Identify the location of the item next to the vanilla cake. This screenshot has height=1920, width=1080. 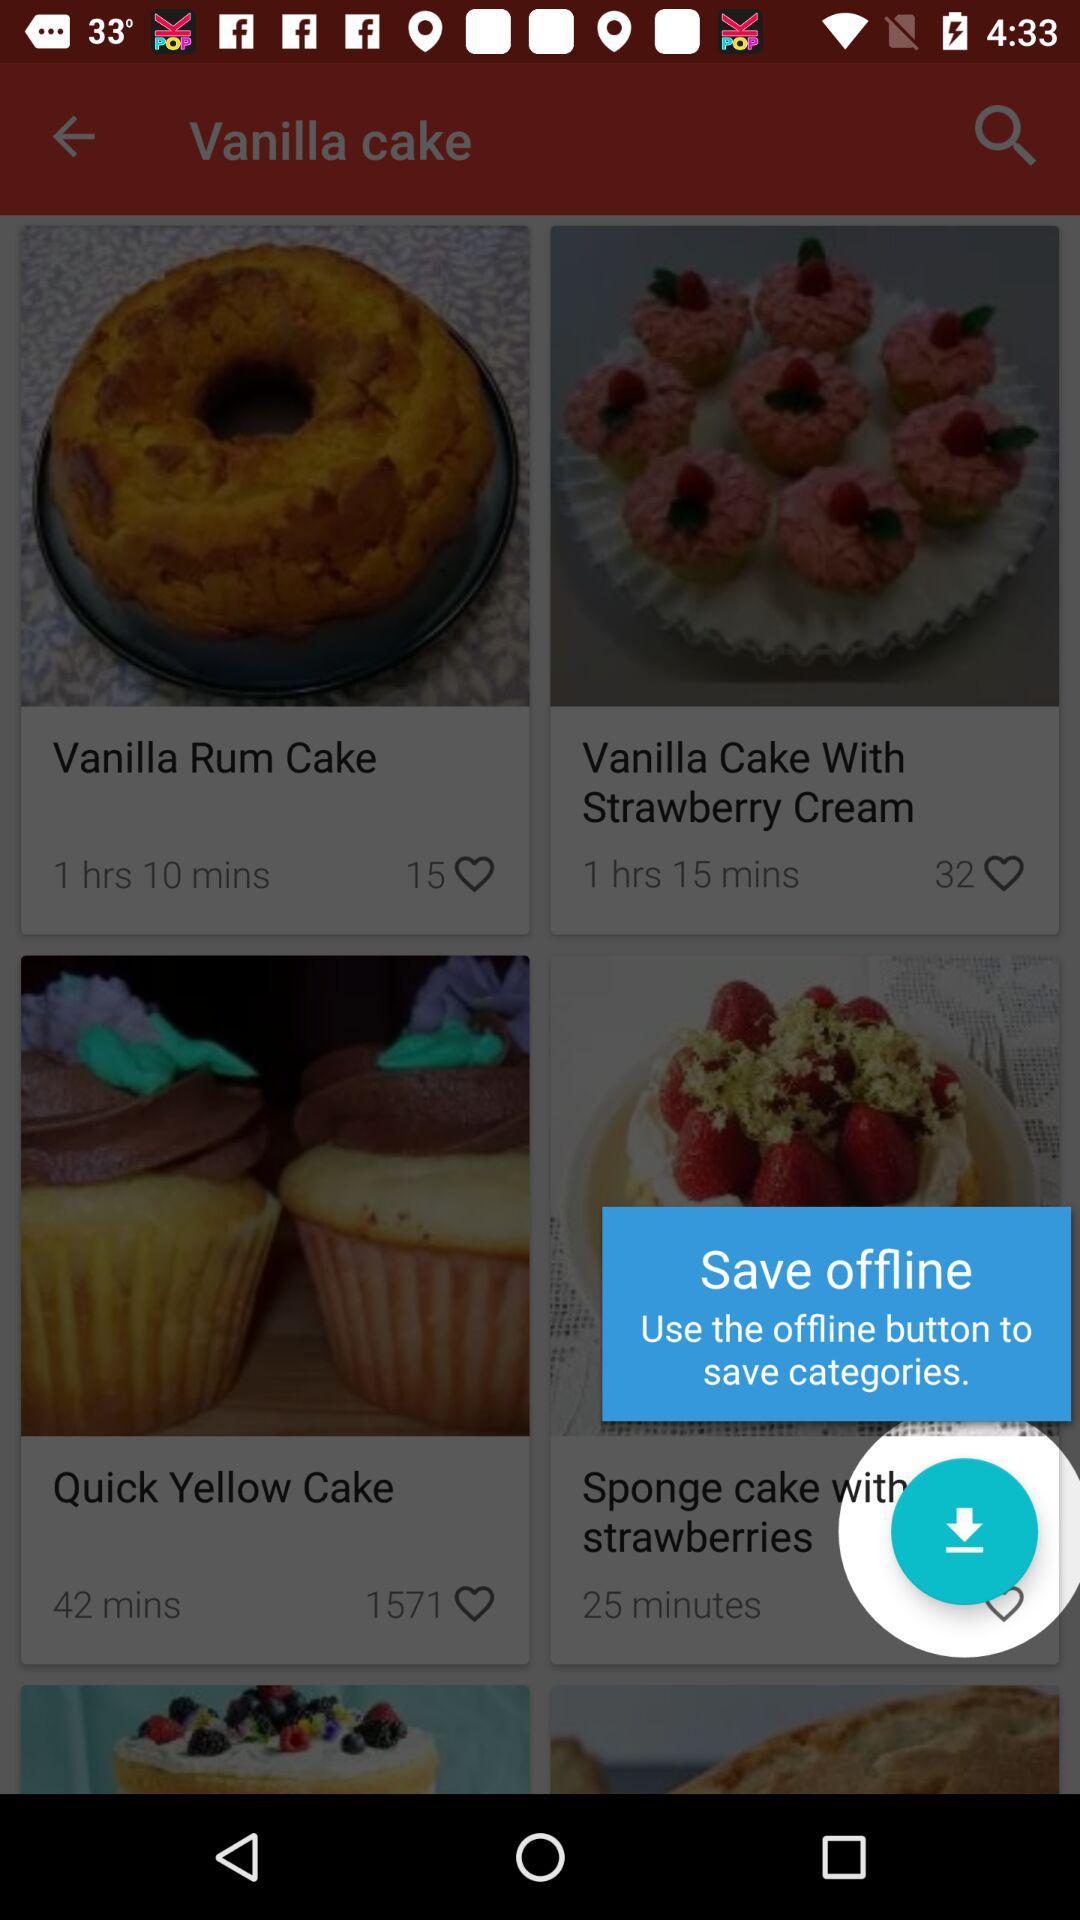
(72, 135).